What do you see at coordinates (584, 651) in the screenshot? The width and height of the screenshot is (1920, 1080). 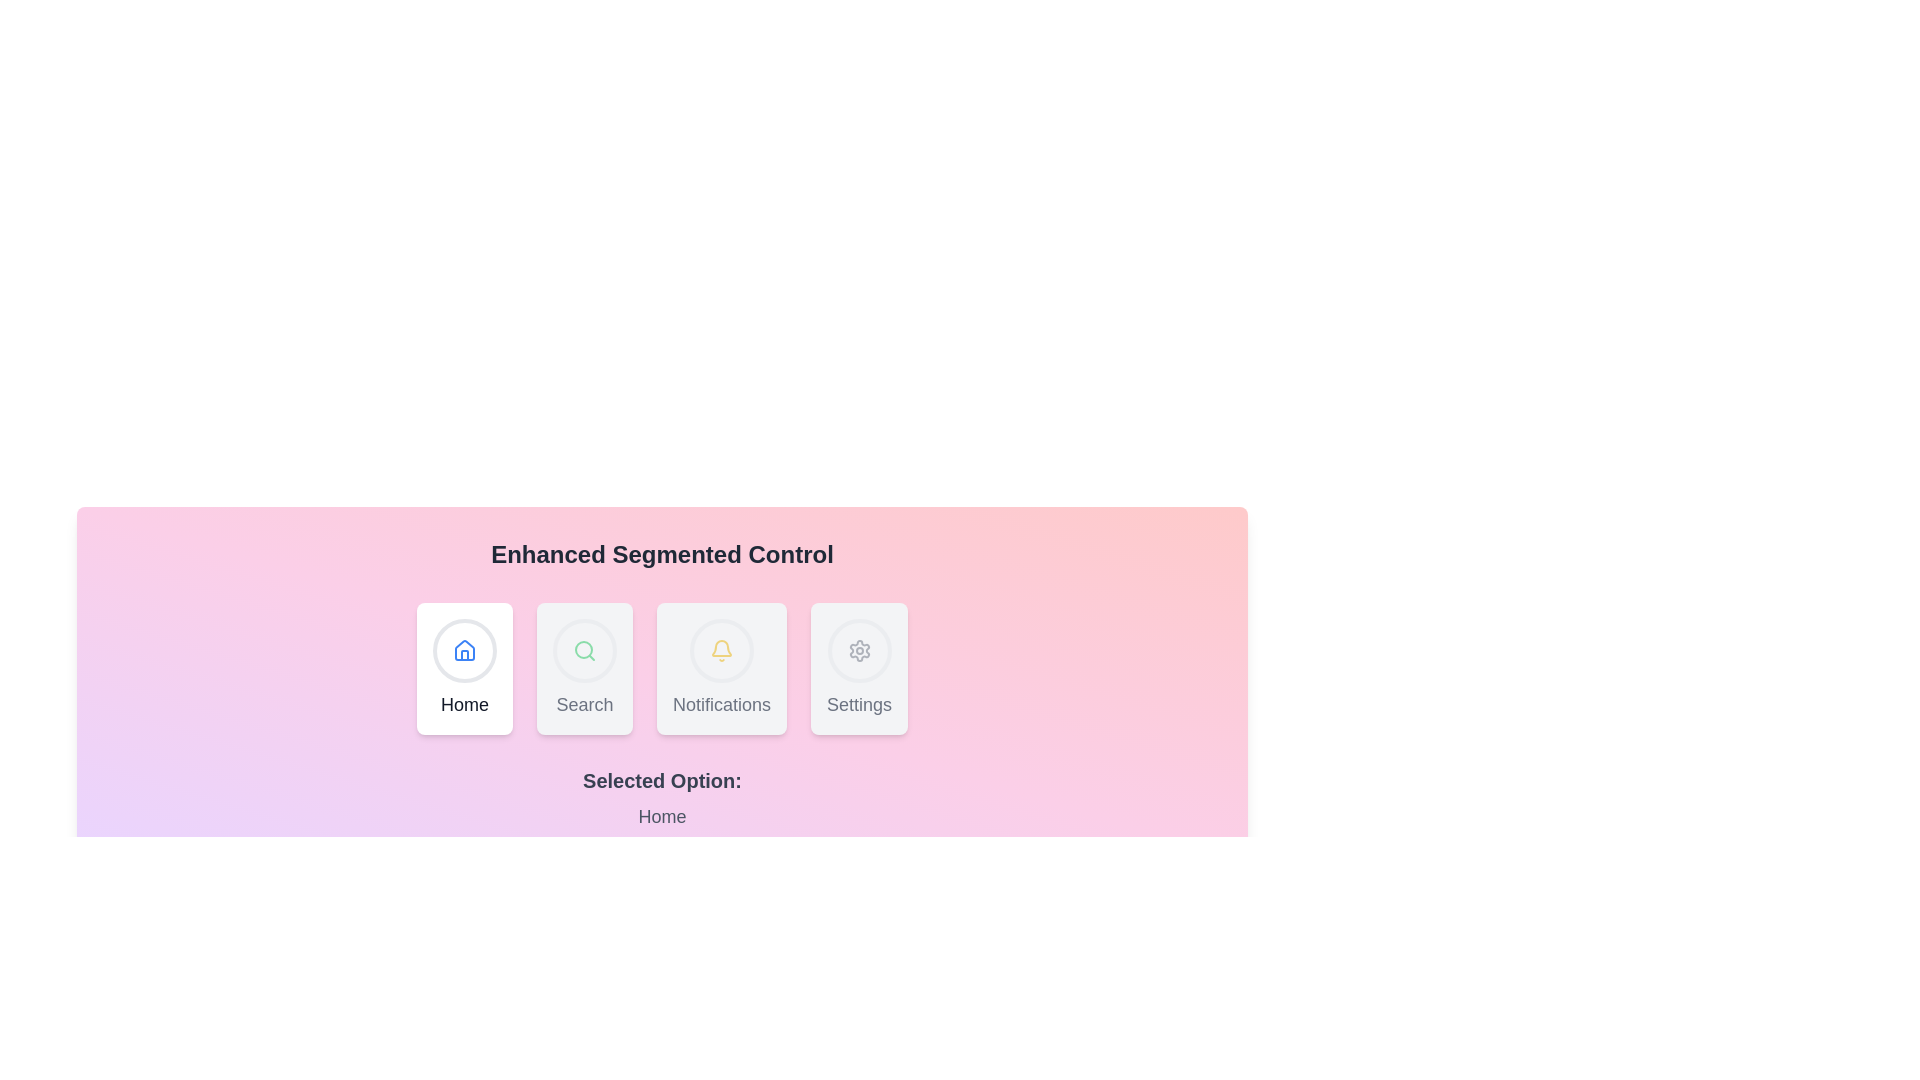 I see `the Magnifying Glass icon located in the 'Search' button, which is positioned between the 'Home' and 'Notifications' buttons` at bounding box center [584, 651].